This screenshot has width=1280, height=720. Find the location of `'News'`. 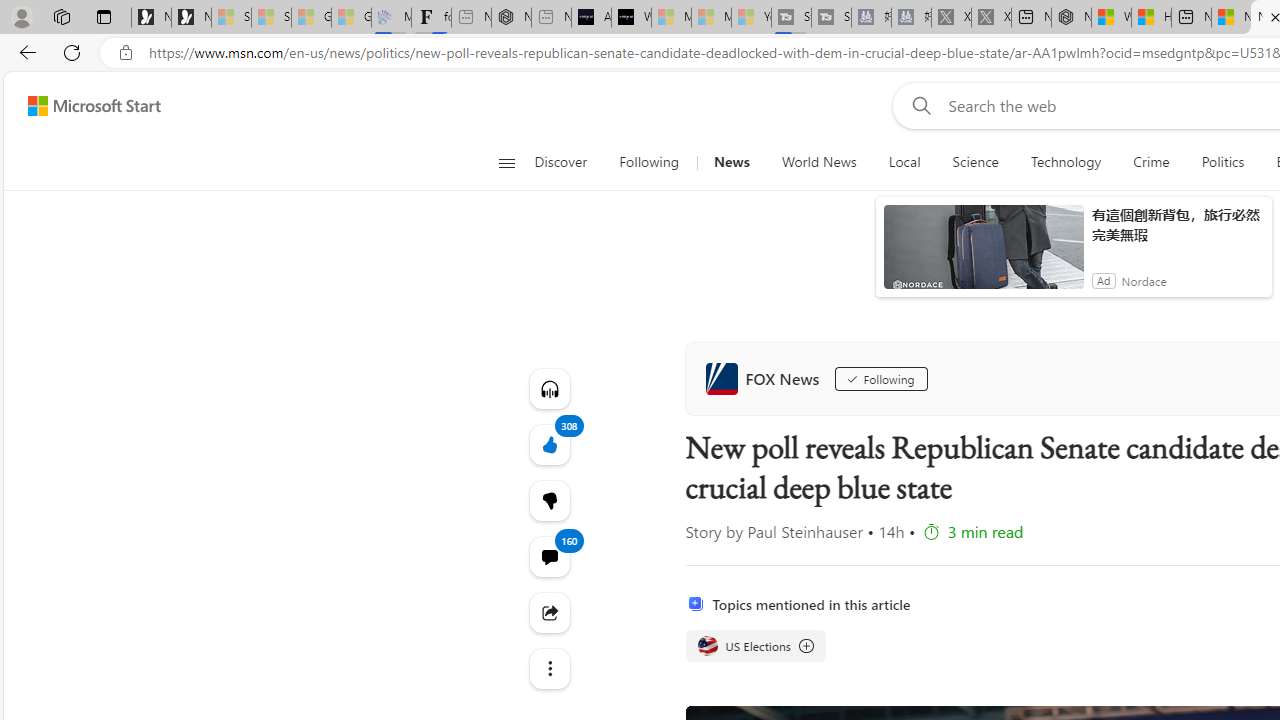

'News' is located at coordinates (730, 162).